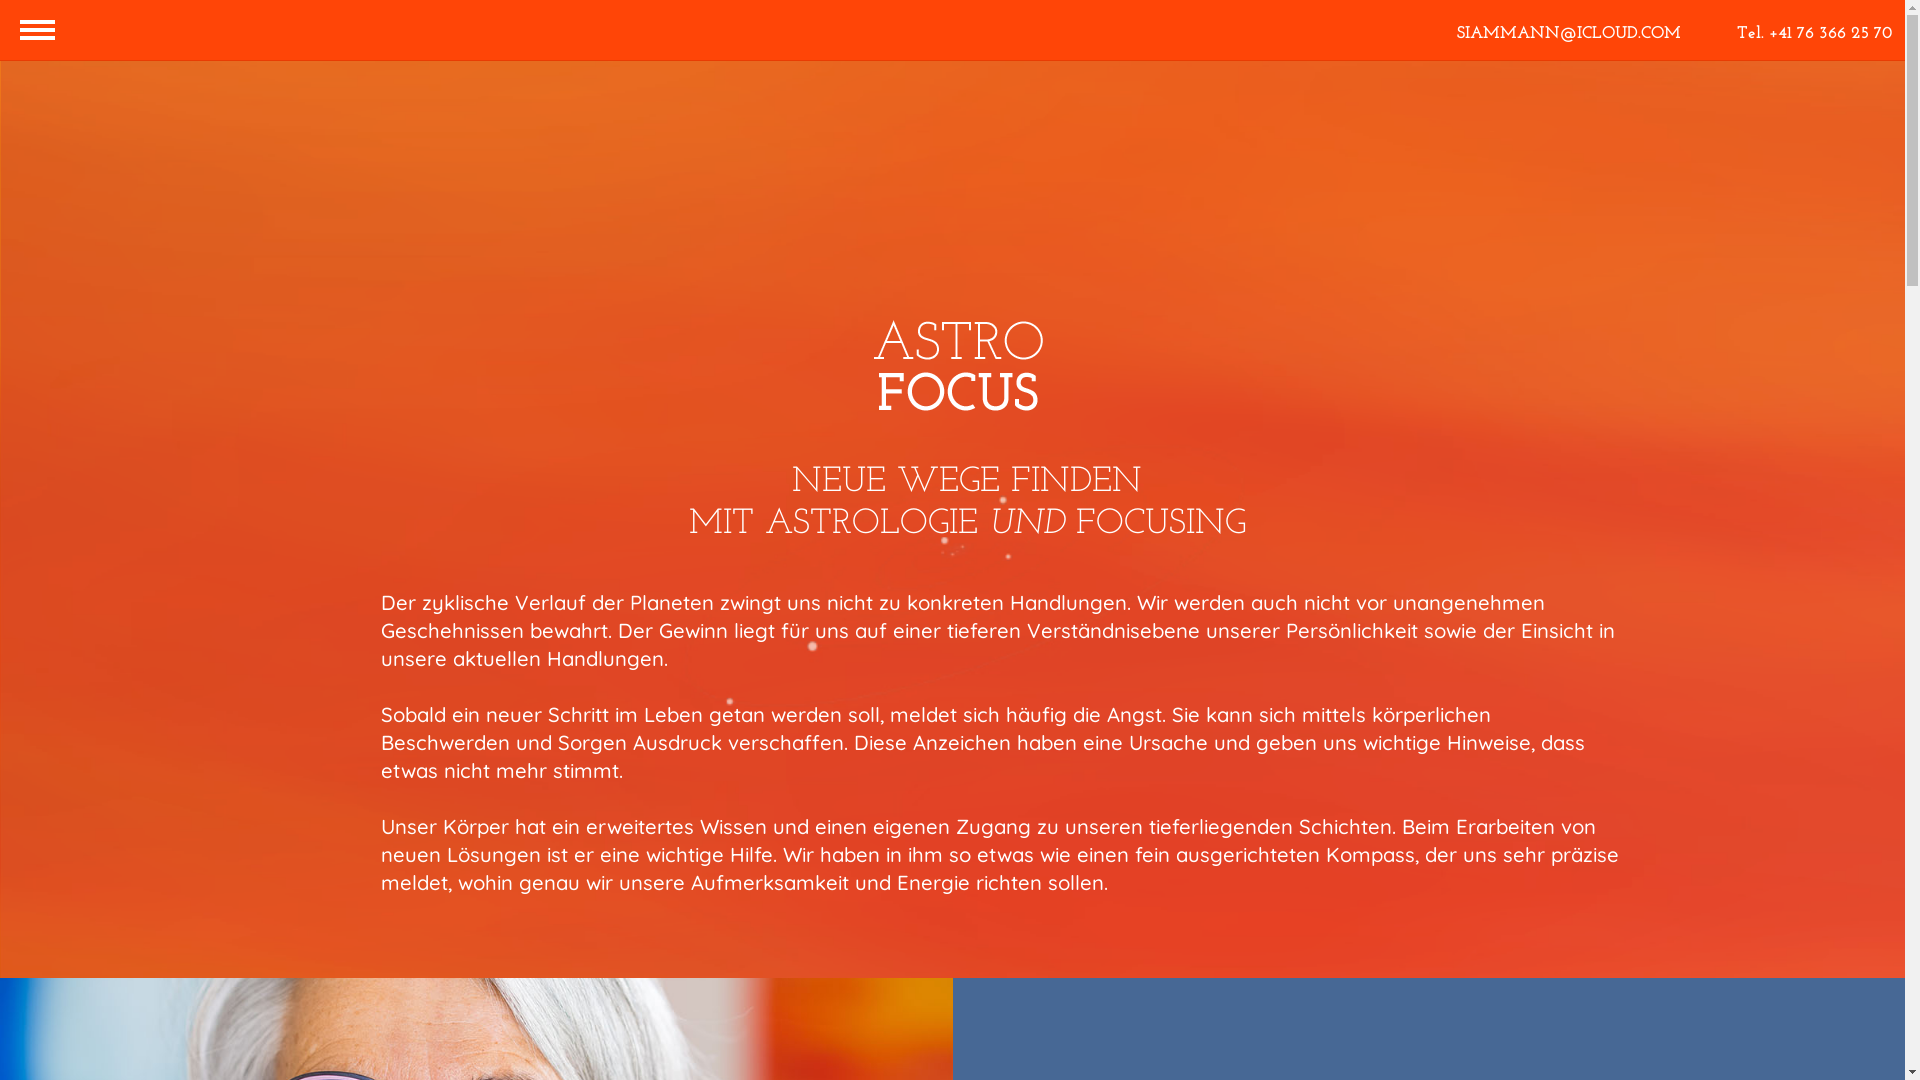 The height and width of the screenshot is (1080, 1920). Describe the element at coordinates (1457, 34) in the screenshot. I see `'SIAMMANN@ICLOUD.COM'` at that location.